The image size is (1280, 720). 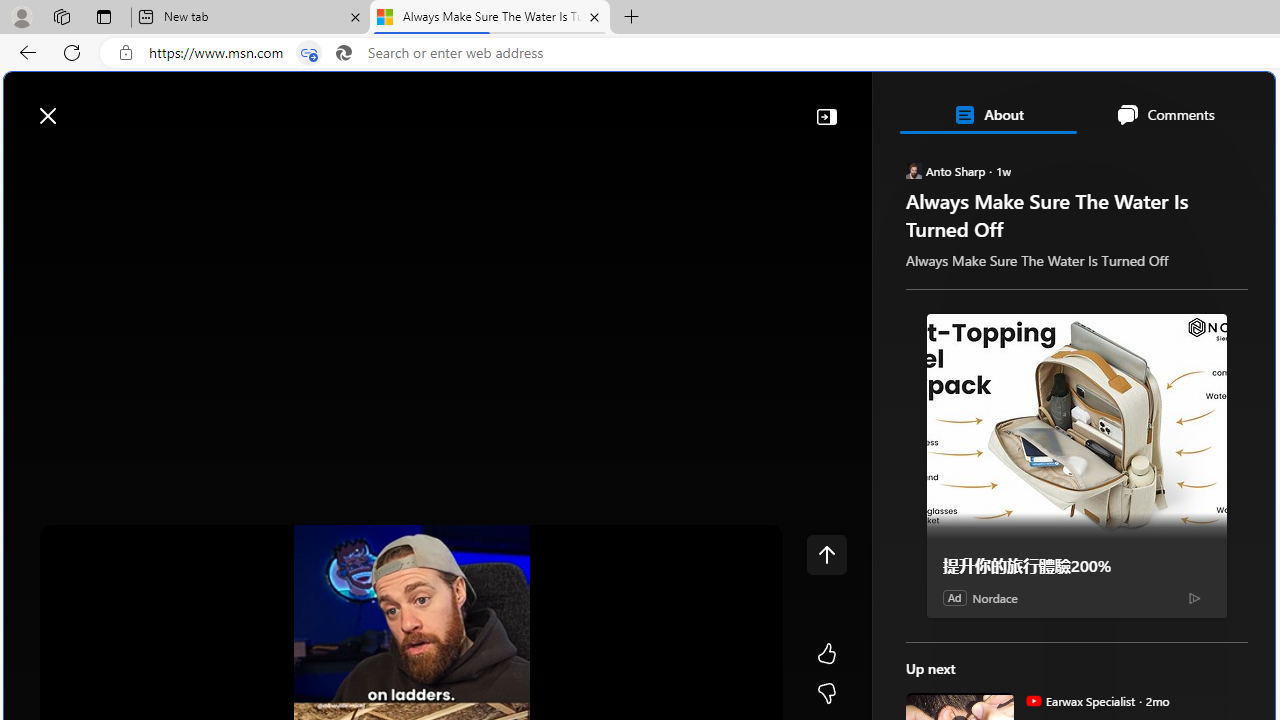 What do you see at coordinates (593, 17) in the screenshot?
I see `'Close tab'` at bounding box center [593, 17].